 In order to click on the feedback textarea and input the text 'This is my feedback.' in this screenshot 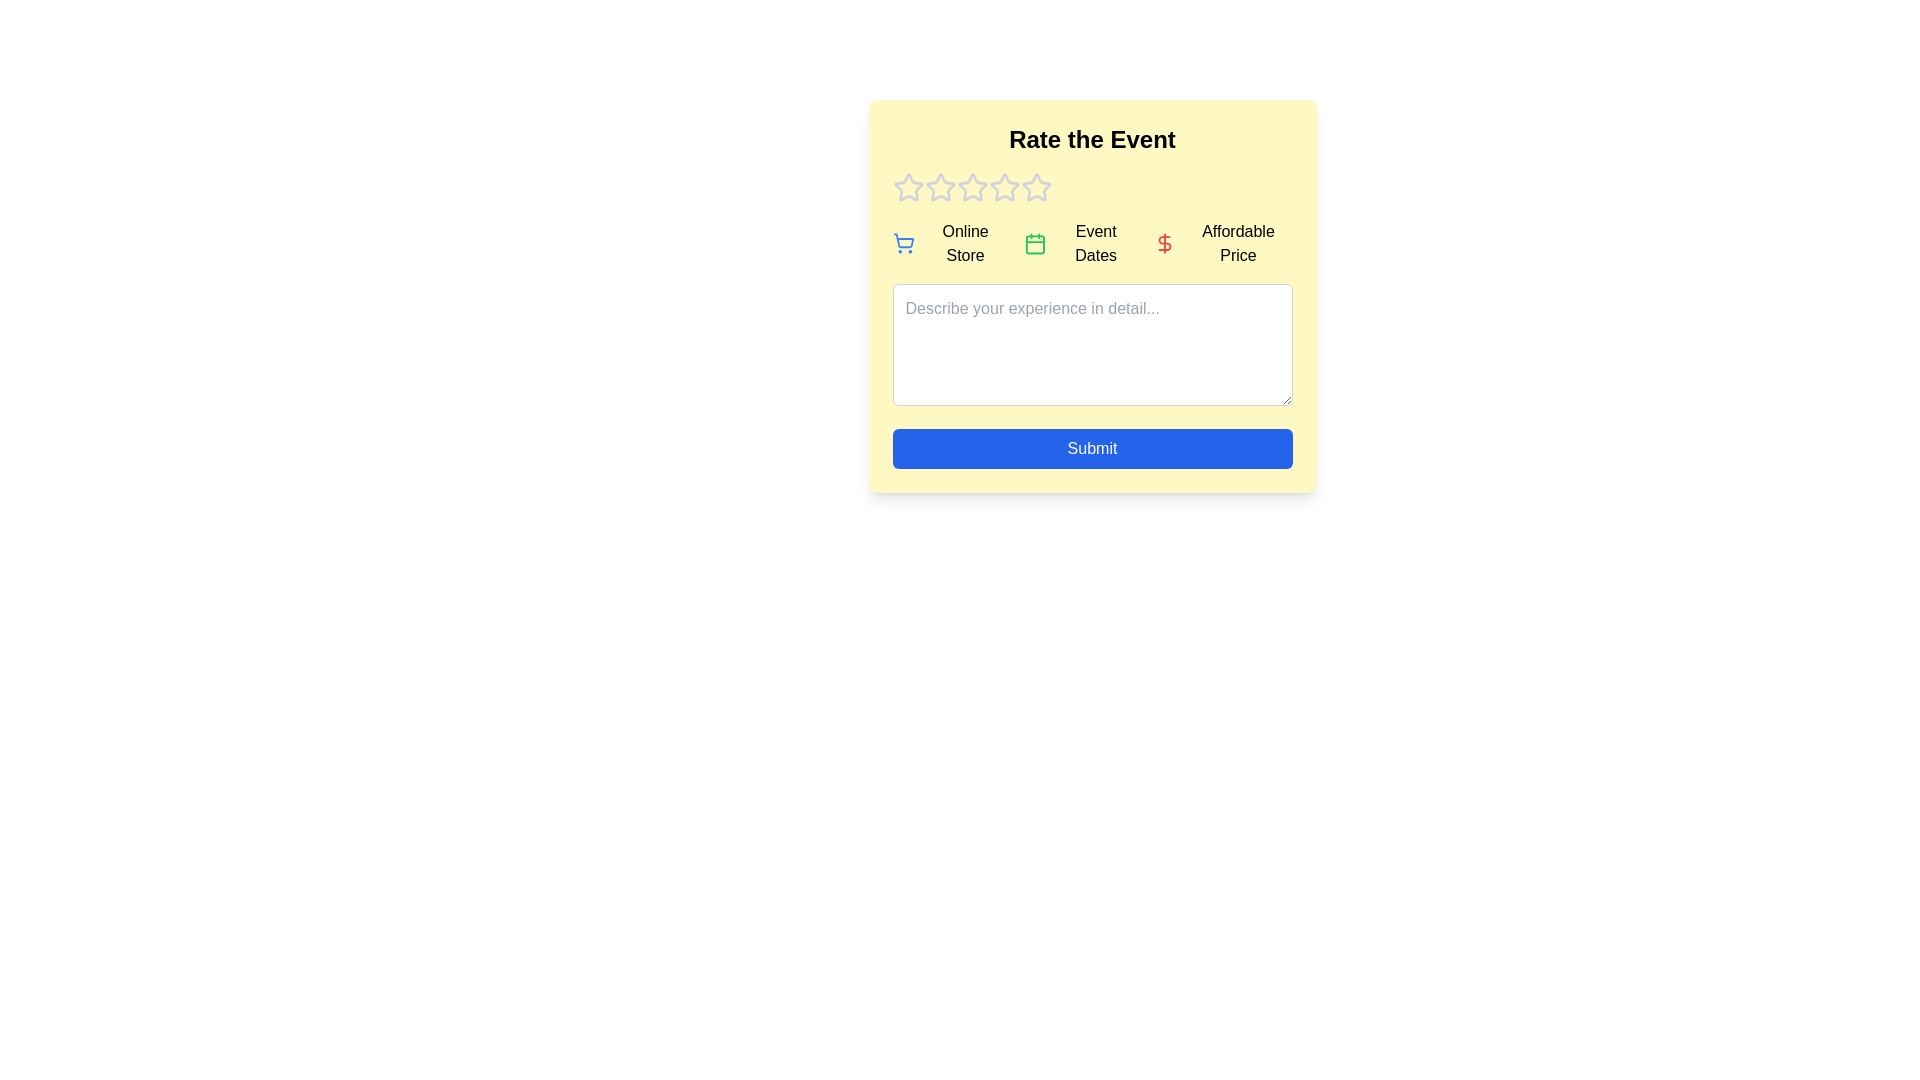, I will do `click(1091, 343)`.